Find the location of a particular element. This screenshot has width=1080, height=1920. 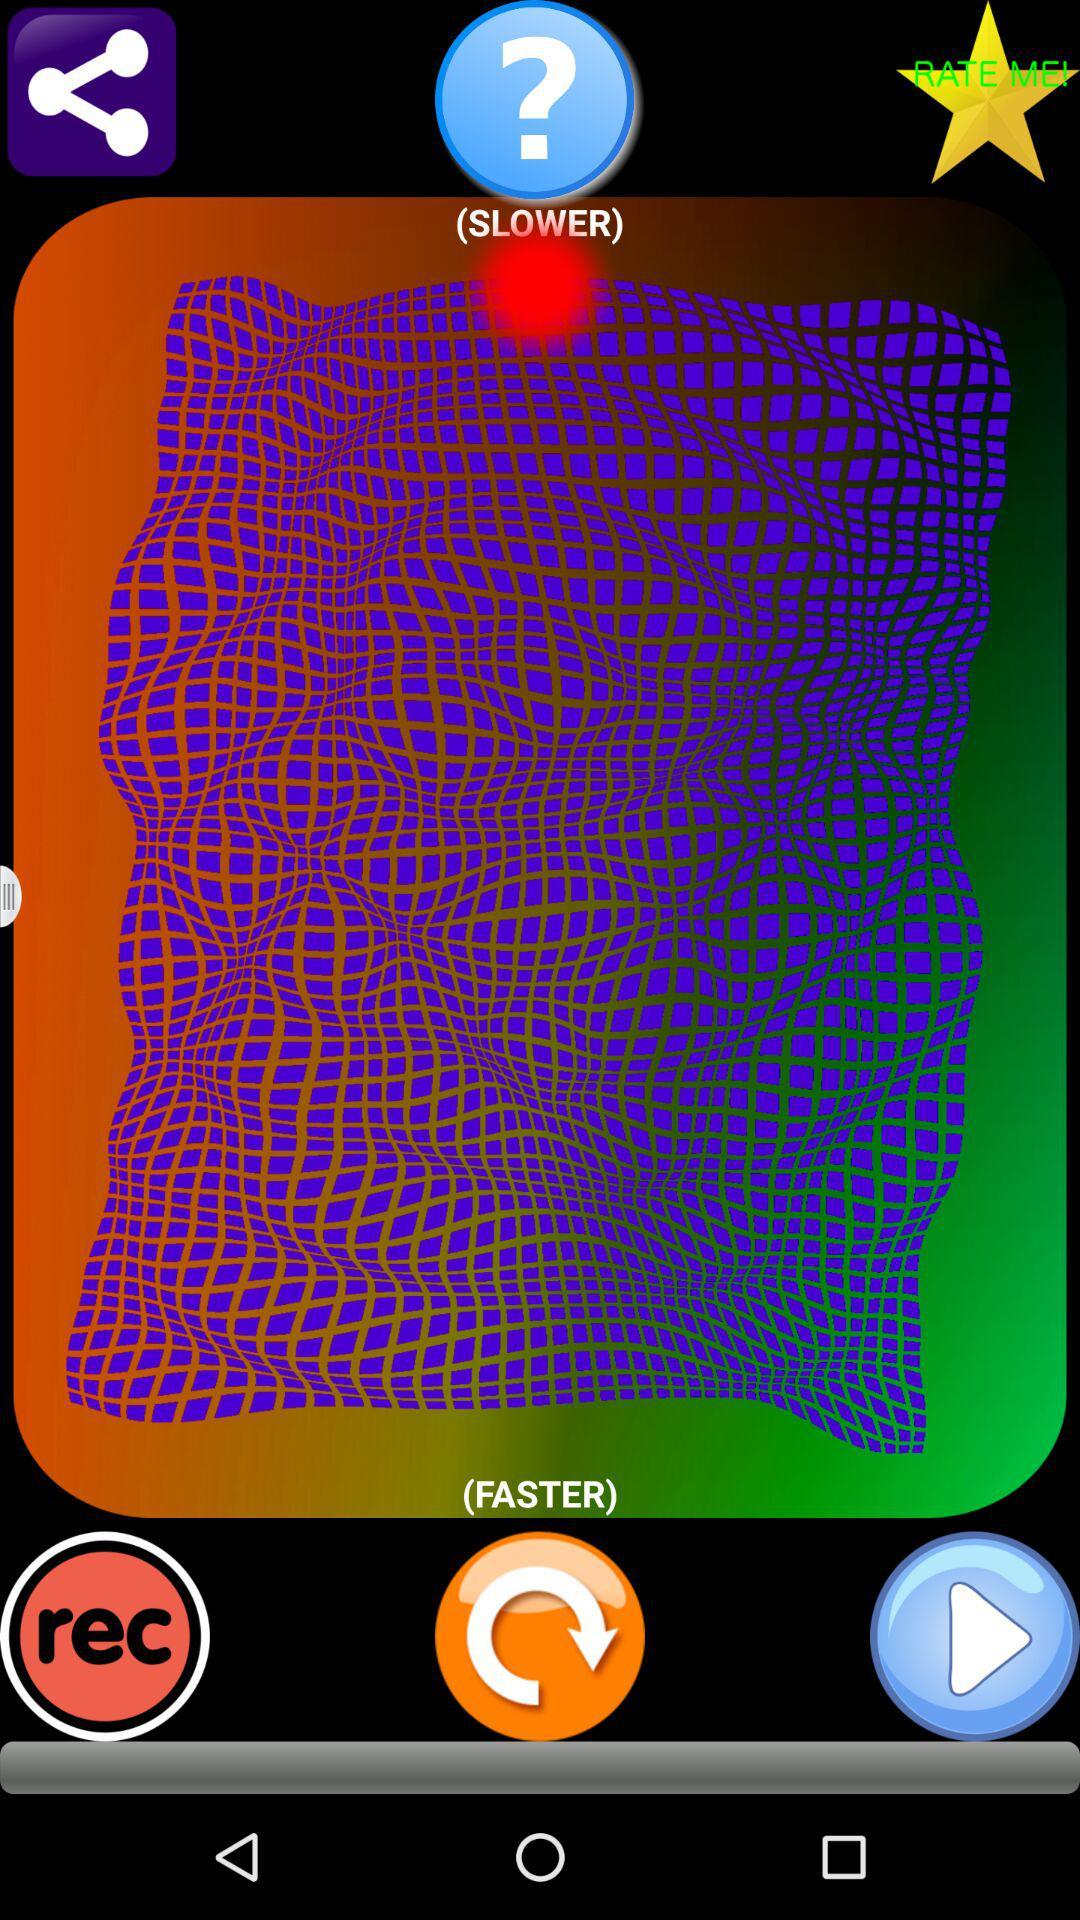

video is located at coordinates (974, 1636).